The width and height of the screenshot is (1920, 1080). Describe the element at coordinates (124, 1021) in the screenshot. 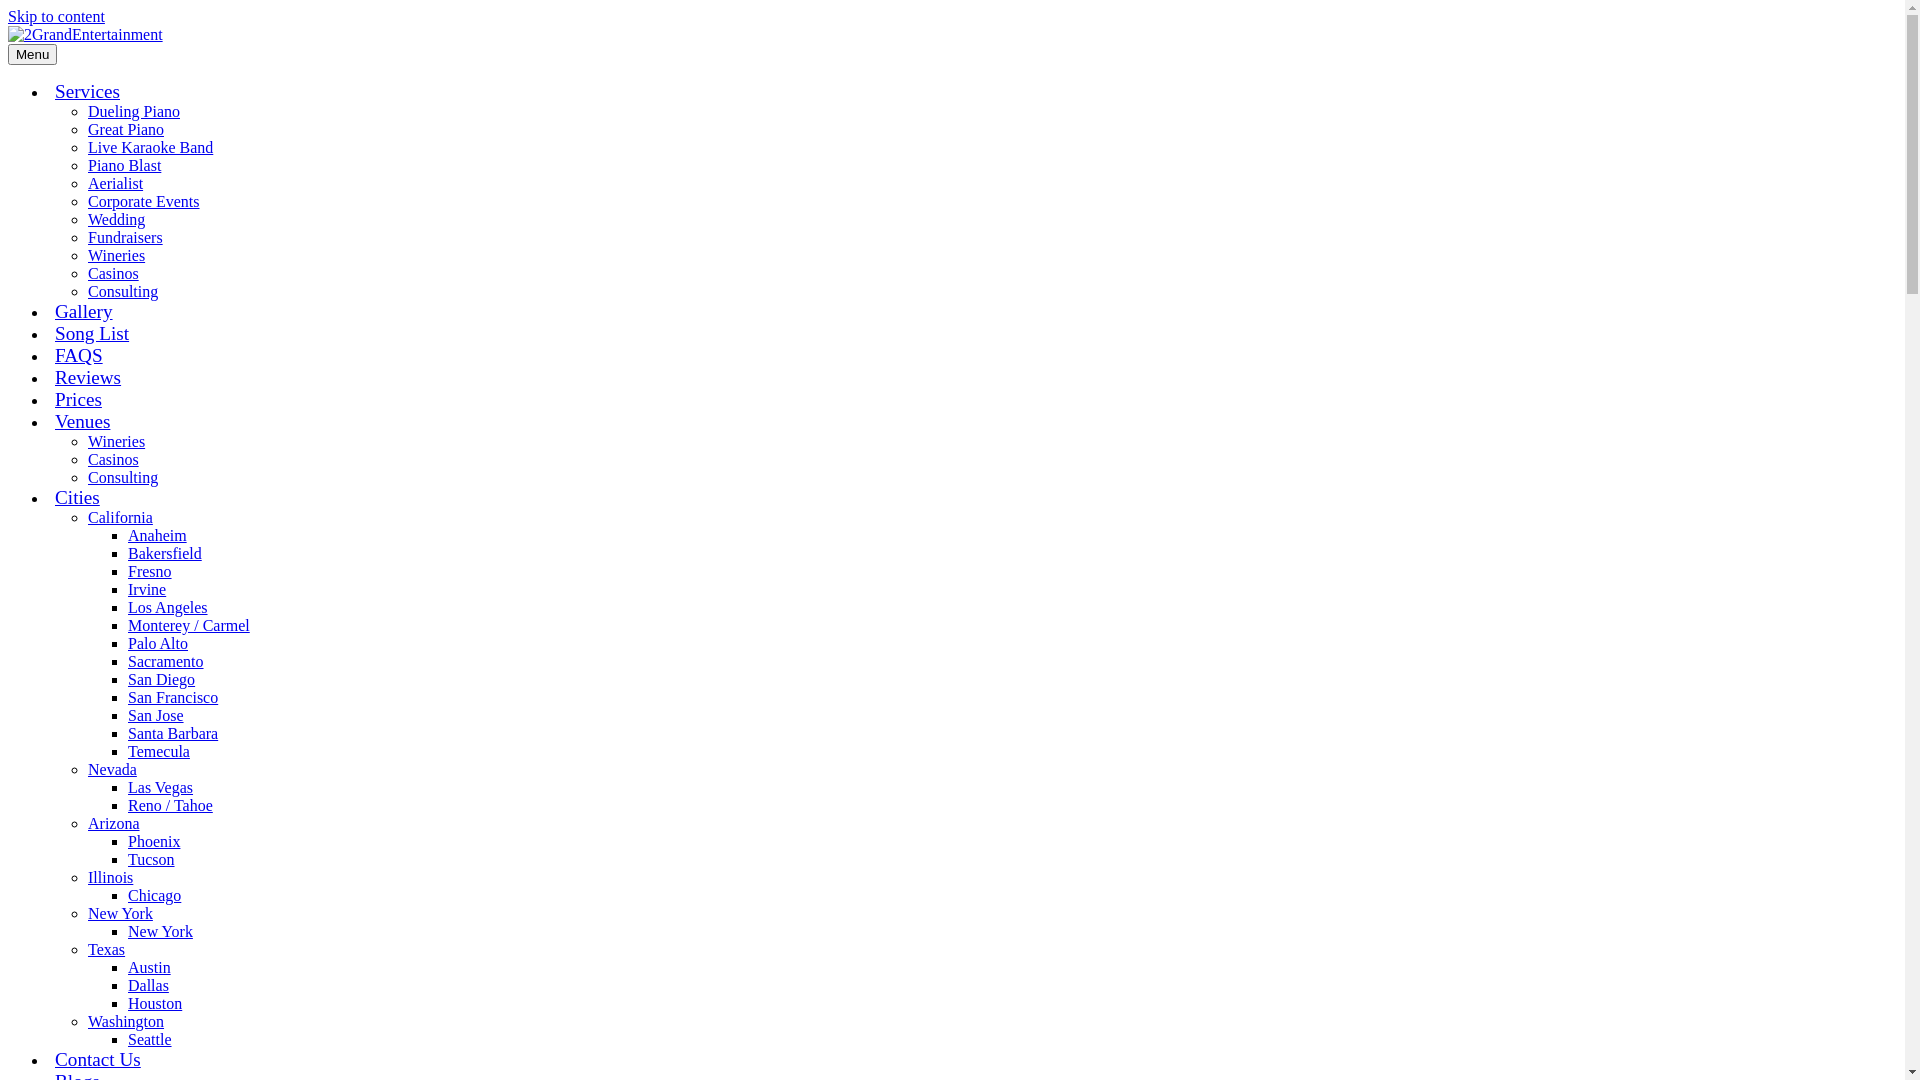

I see `'Washington'` at that location.